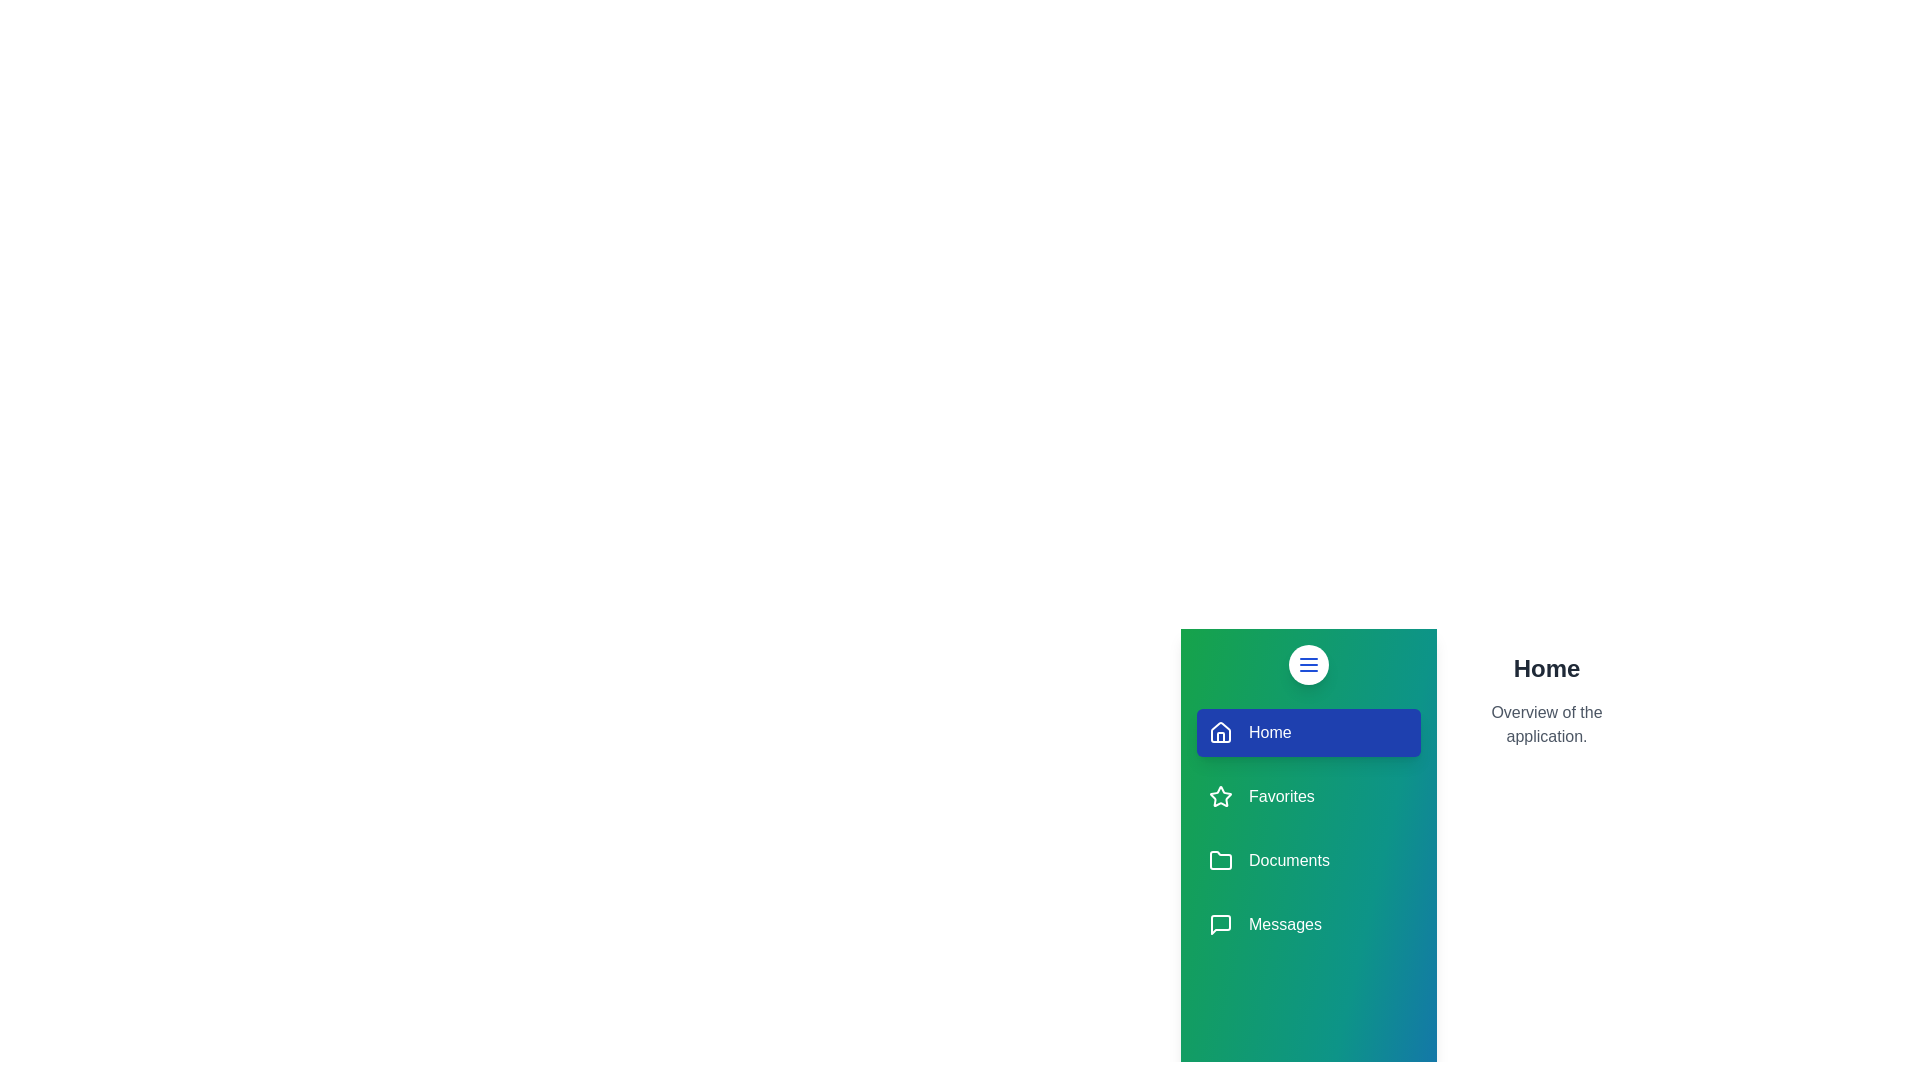 Image resolution: width=1920 pixels, height=1080 pixels. What do you see at coordinates (1309, 925) in the screenshot?
I see `the Messages section from the drawer menu` at bounding box center [1309, 925].